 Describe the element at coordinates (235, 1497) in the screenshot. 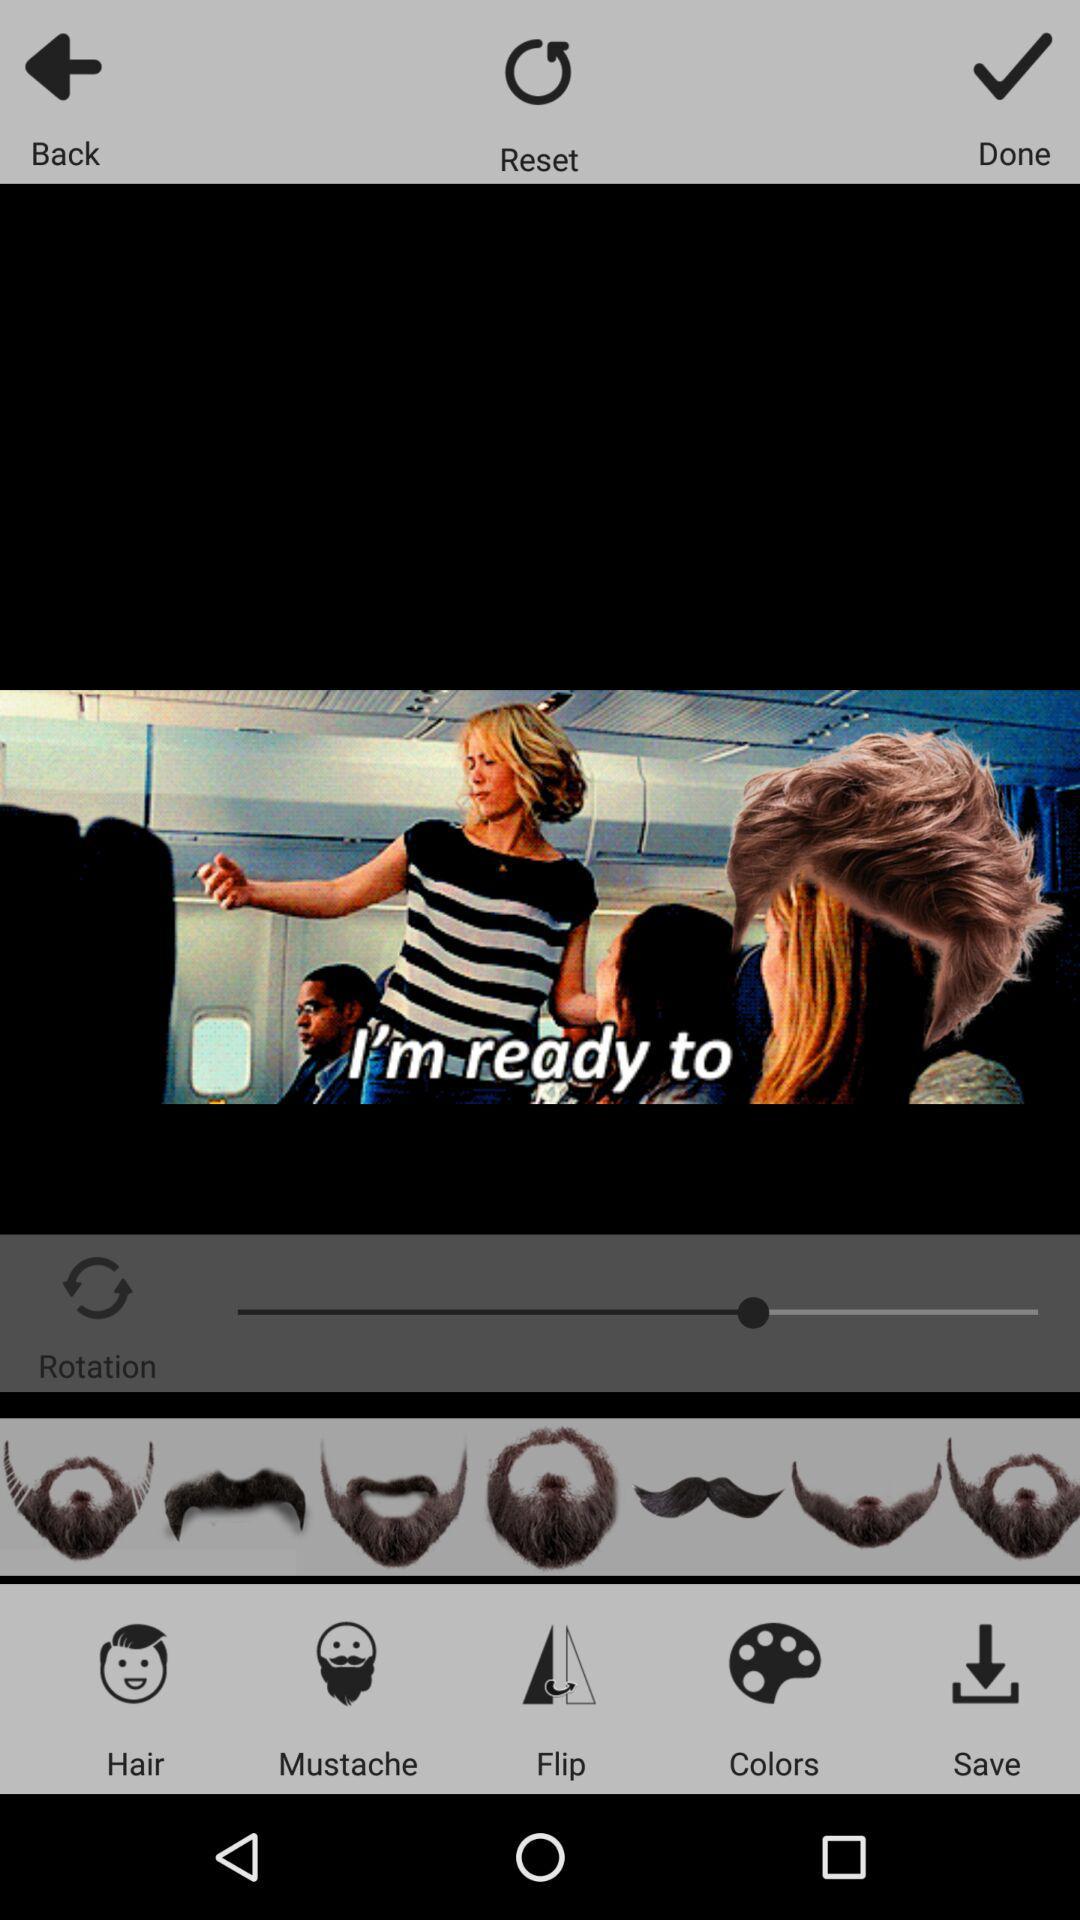

I see `drage hair onto picture` at that location.